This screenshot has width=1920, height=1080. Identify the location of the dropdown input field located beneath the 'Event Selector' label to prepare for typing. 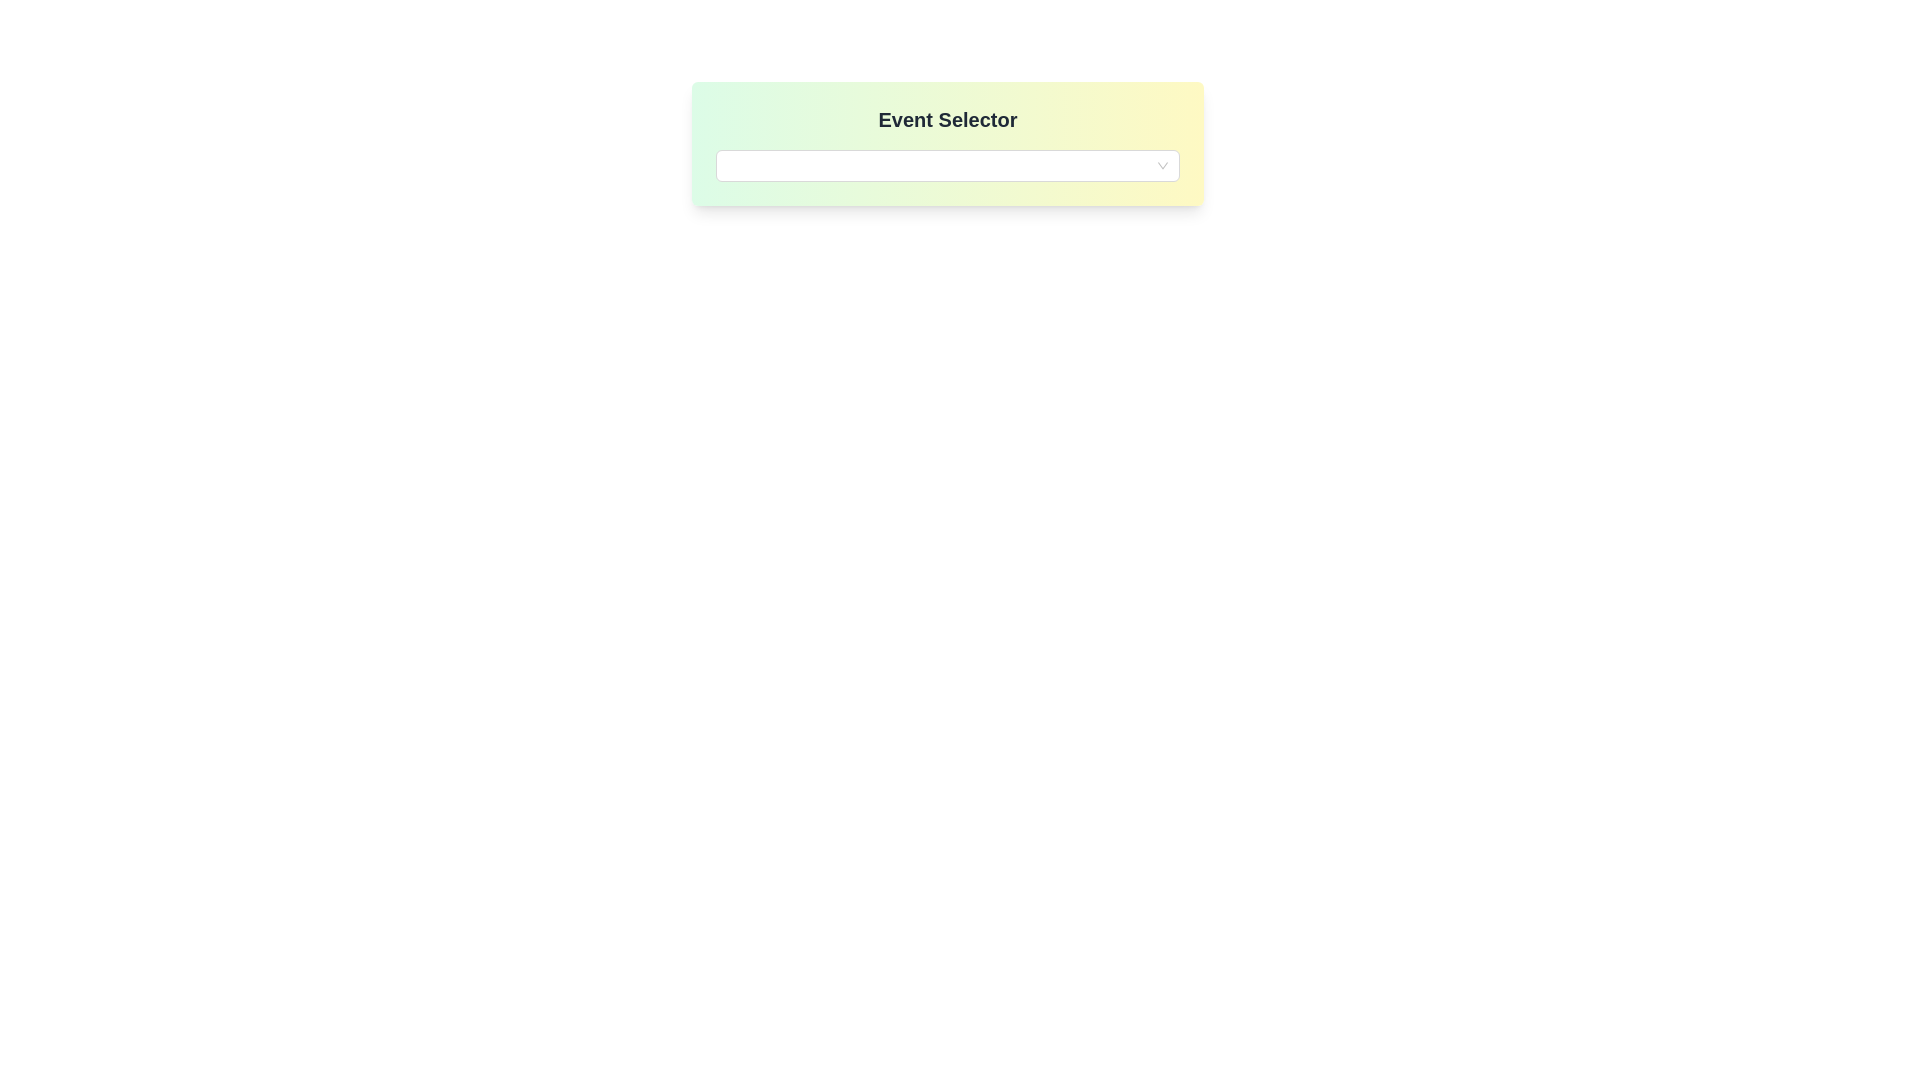
(947, 164).